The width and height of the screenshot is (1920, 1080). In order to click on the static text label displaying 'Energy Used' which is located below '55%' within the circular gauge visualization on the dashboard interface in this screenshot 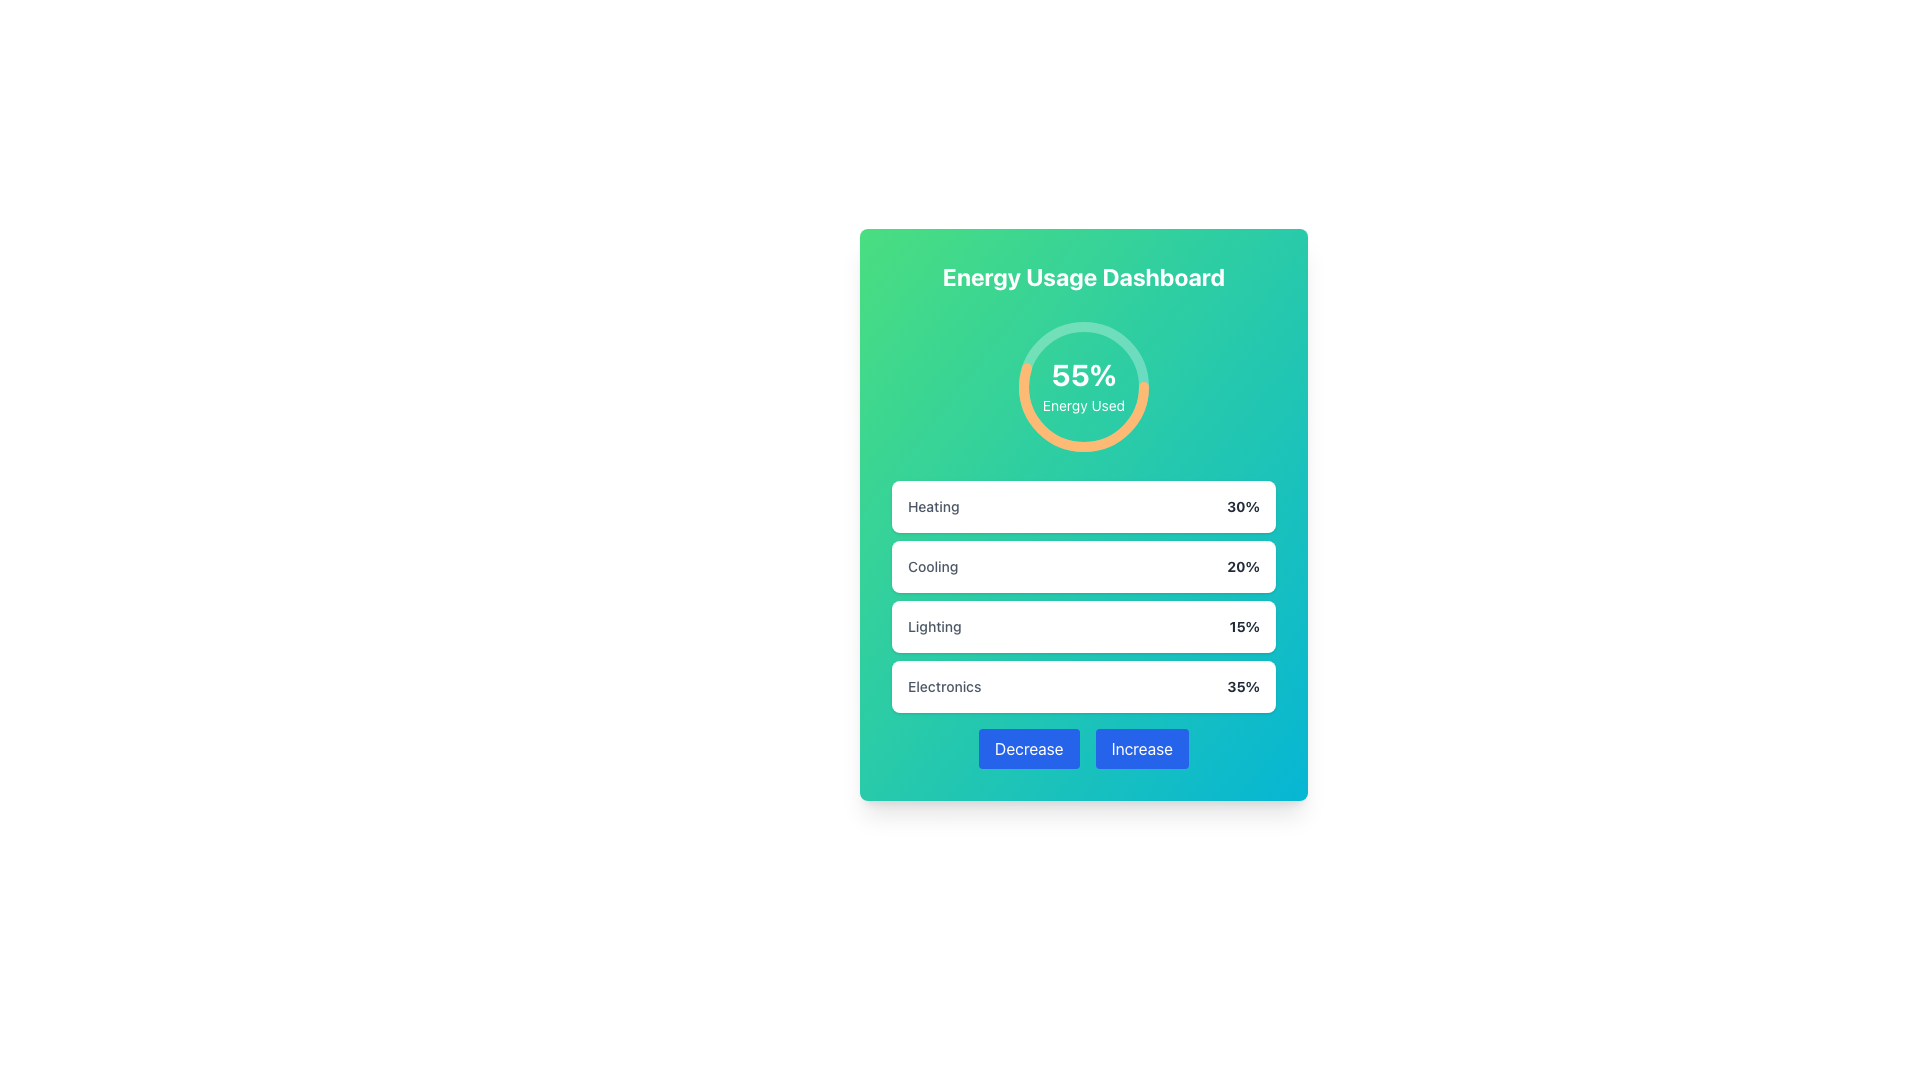, I will do `click(1083, 405)`.